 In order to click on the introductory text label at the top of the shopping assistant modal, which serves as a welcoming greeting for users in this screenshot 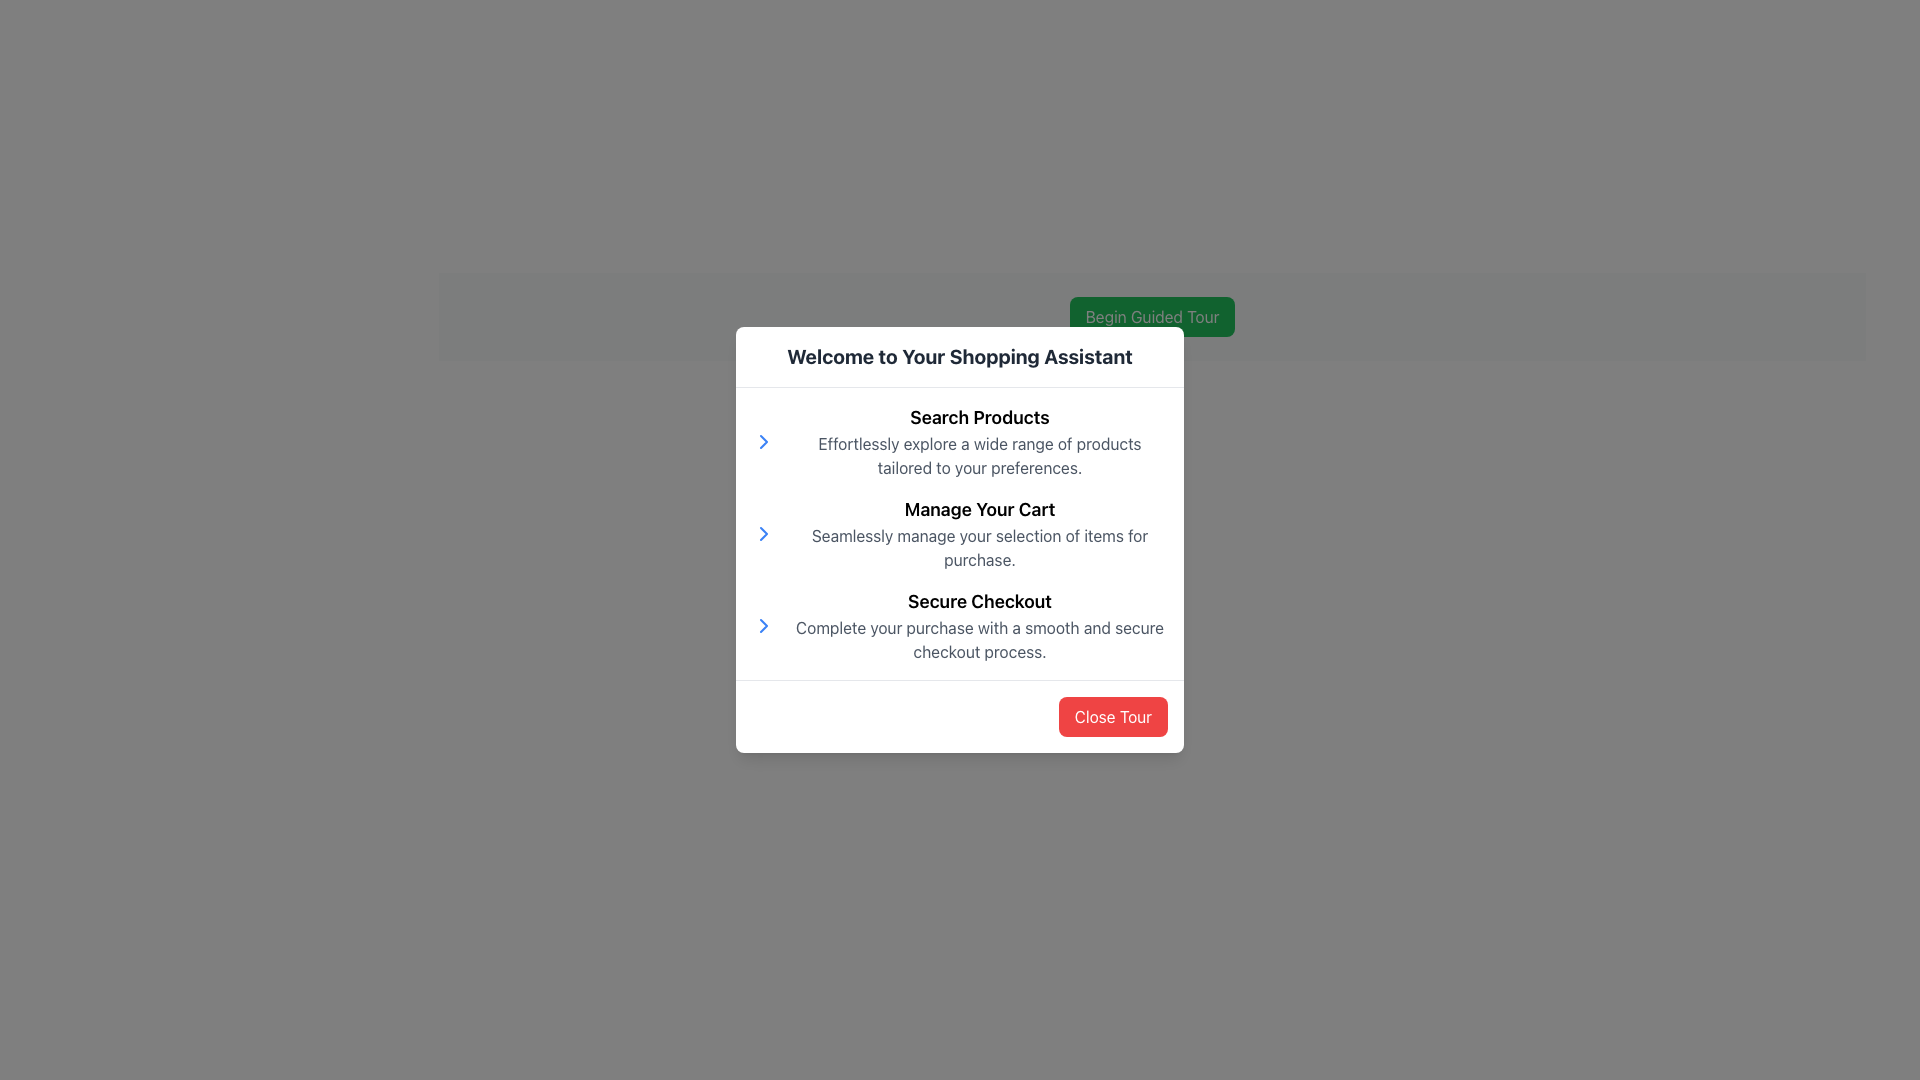, I will do `click(960, 356)`.